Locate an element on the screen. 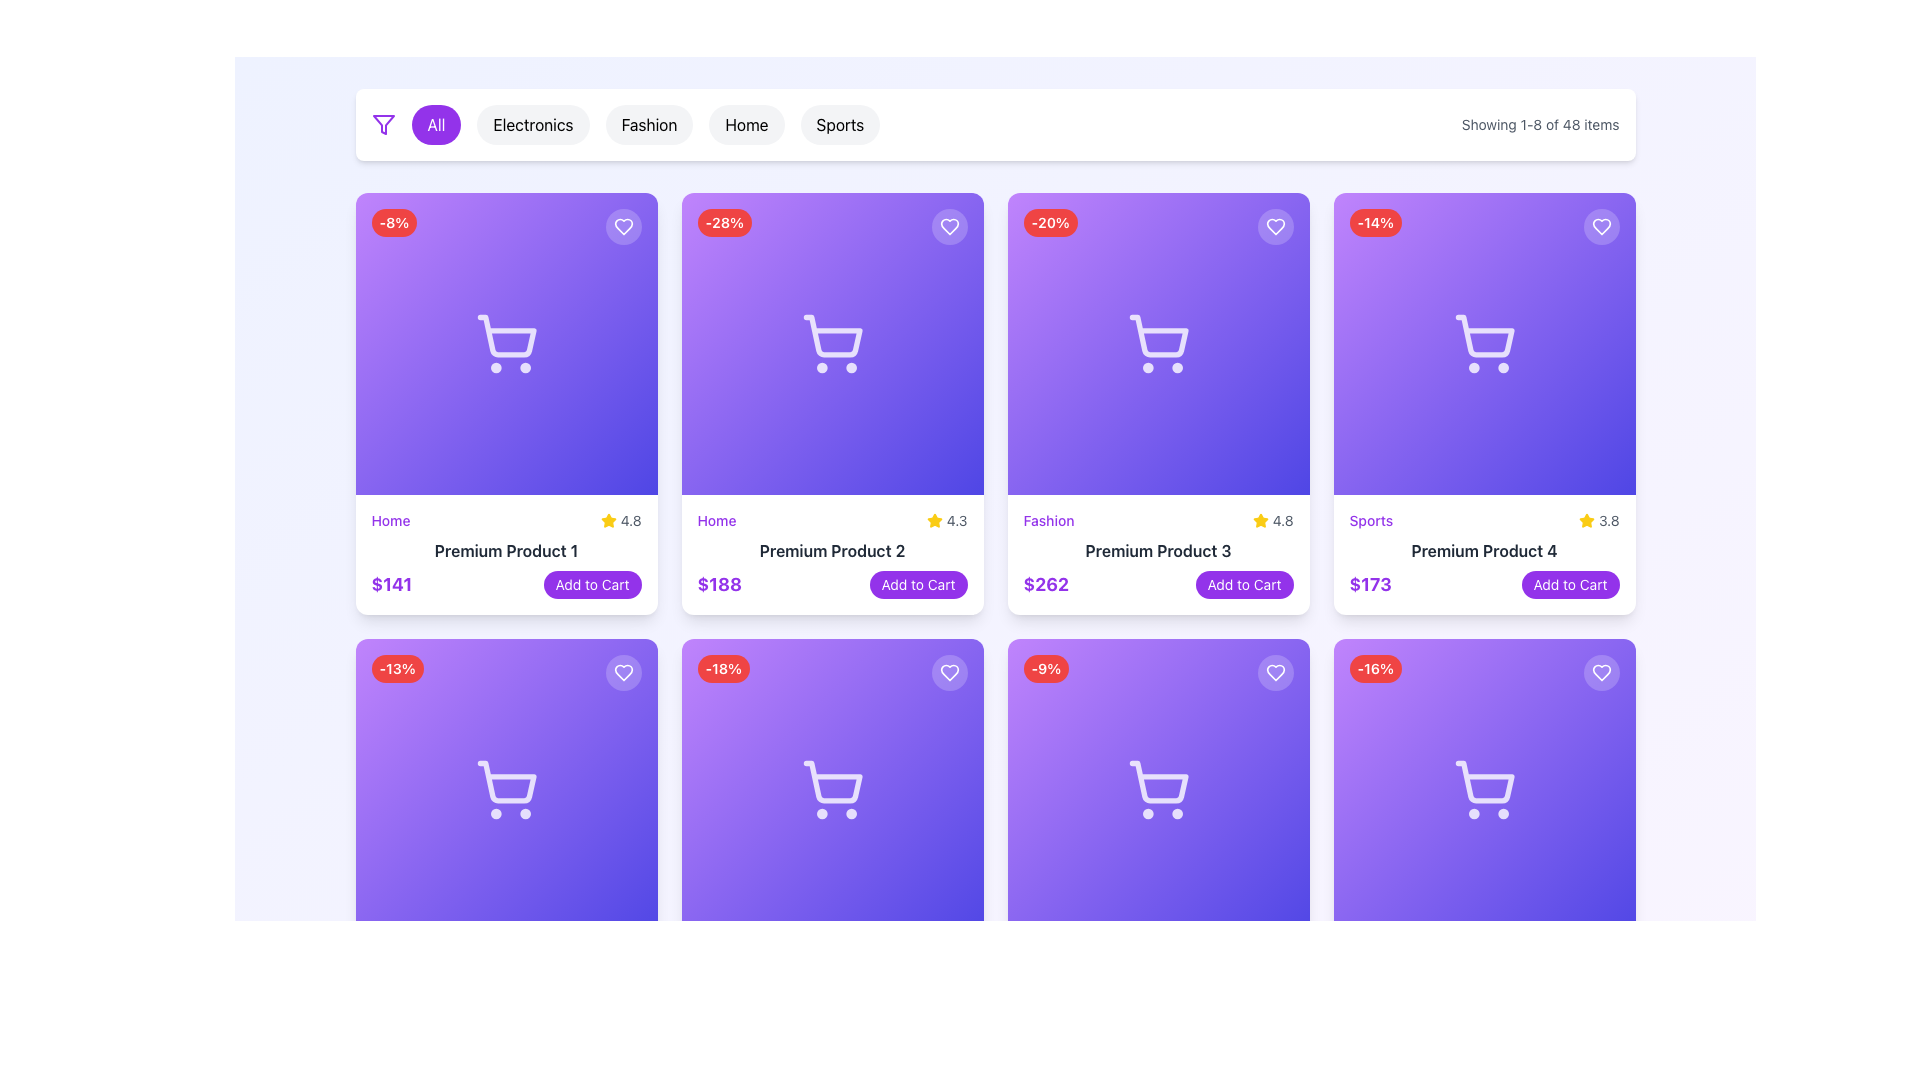 The width and height of the screenshot is (1920, 1080). the Product Card located in the second column of the grid's top row is located at coordinates (832, 404).